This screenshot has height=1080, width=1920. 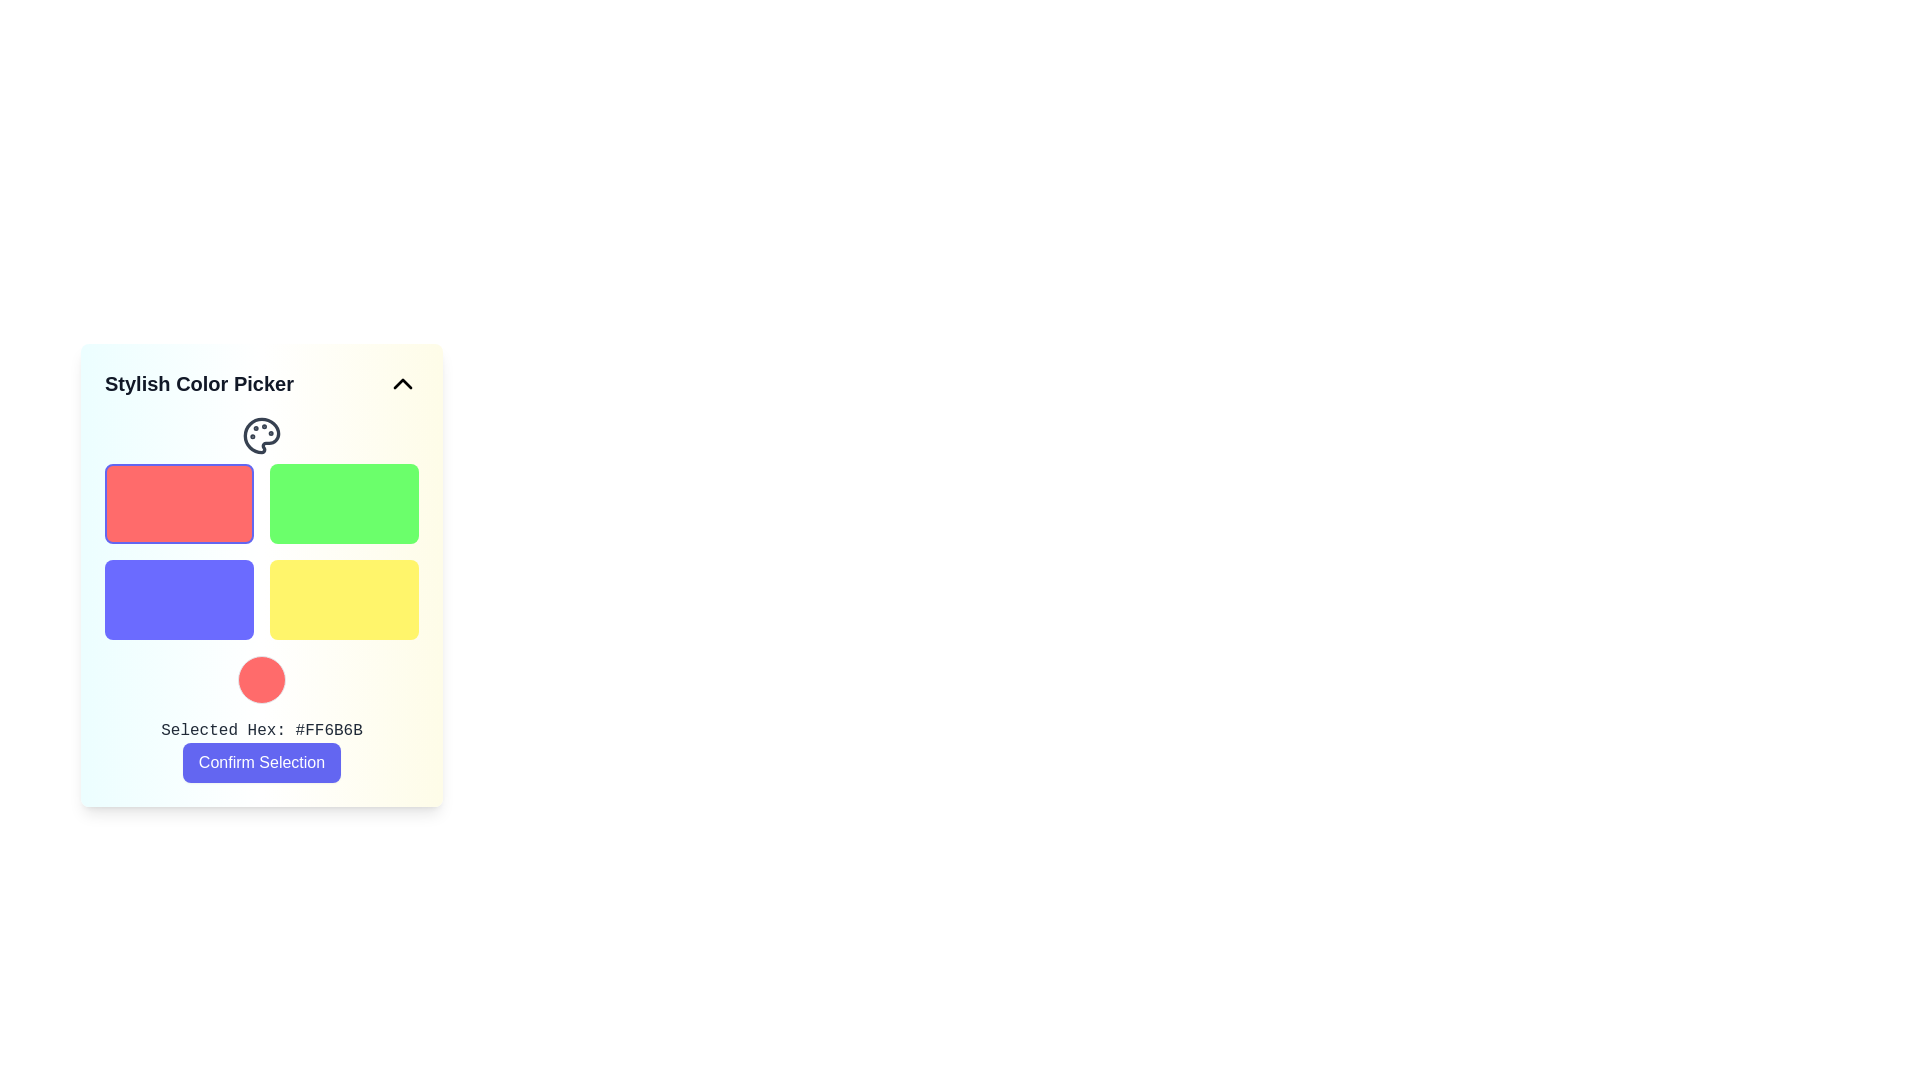 What do you see at coordinates (344, 599) in the screenshot?
I see `the interactive button with a solid yellow background located in the bottom-right corner of the grid to trigger animations or effects` at bounding box center [344, 599].